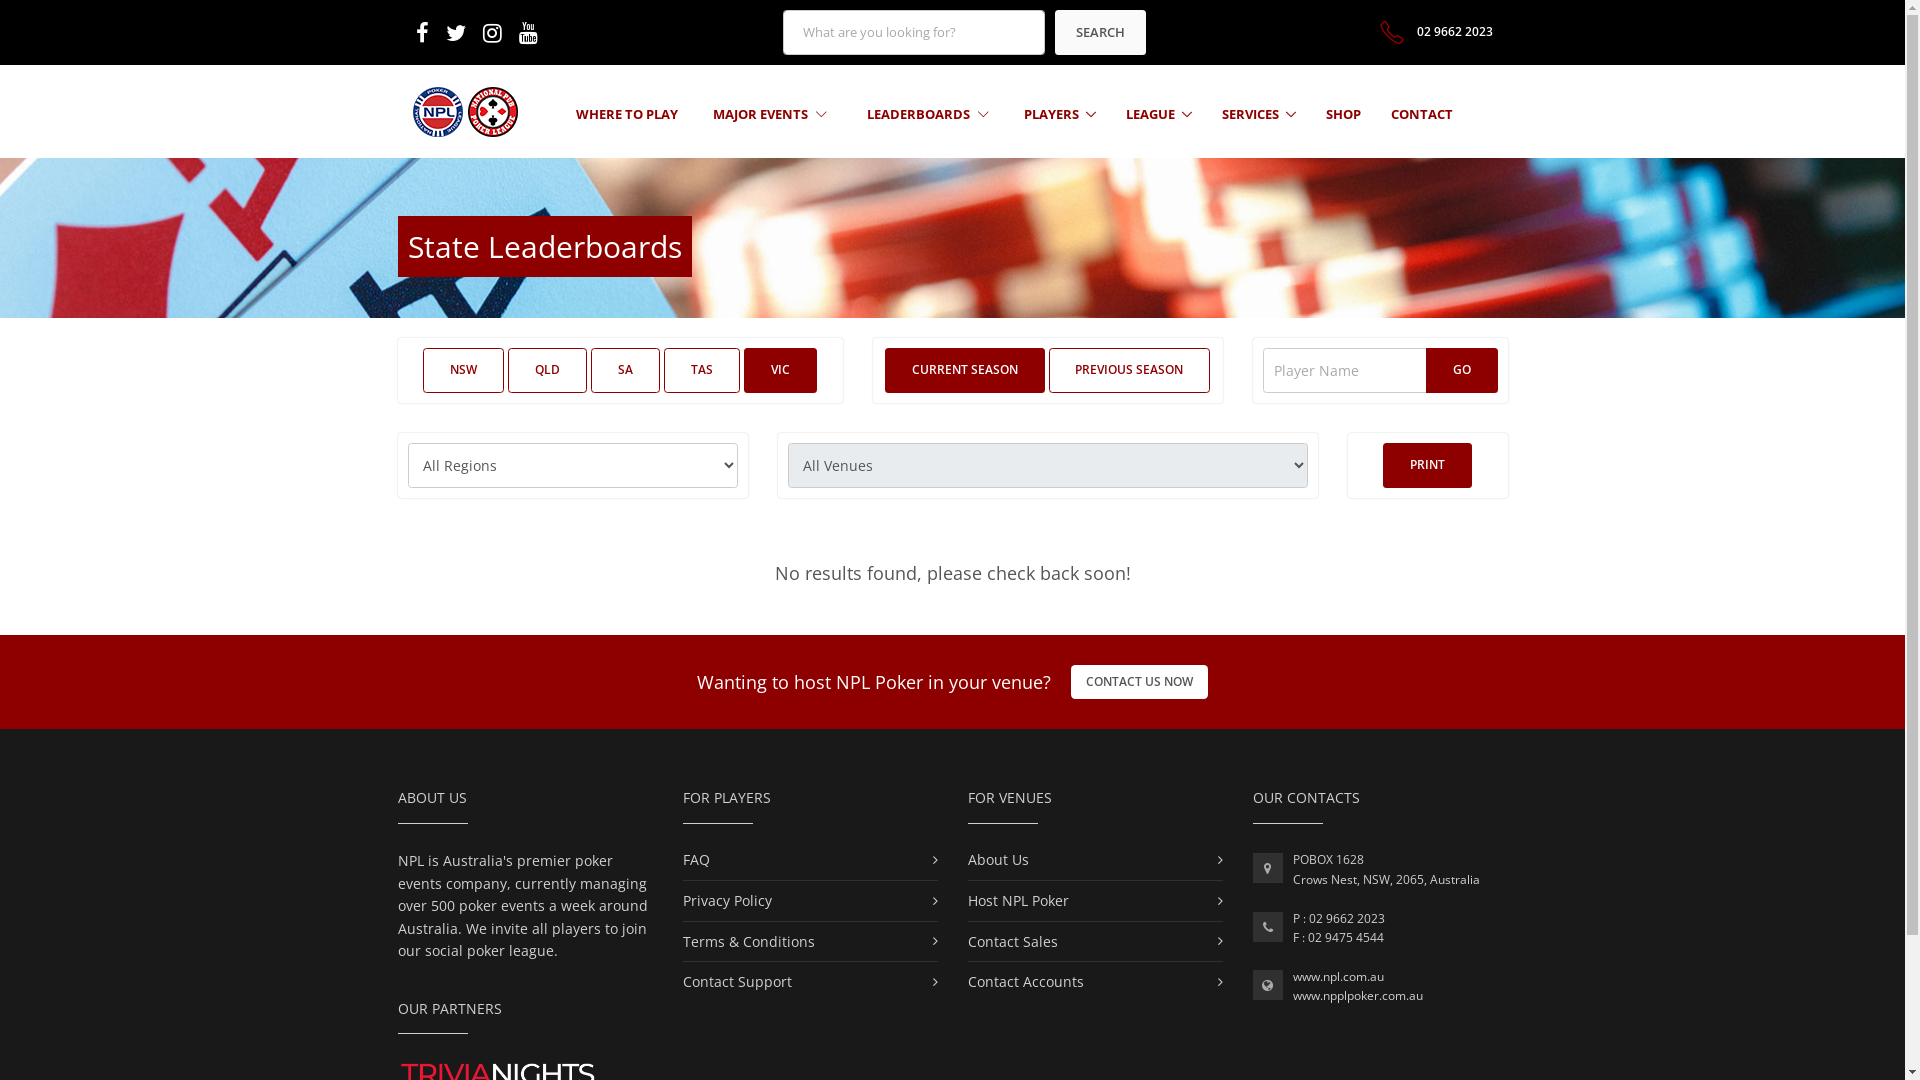  Describe the element at coordinates (1012, 941) in the screenshot. I see `'Contact Sales'` at that location.